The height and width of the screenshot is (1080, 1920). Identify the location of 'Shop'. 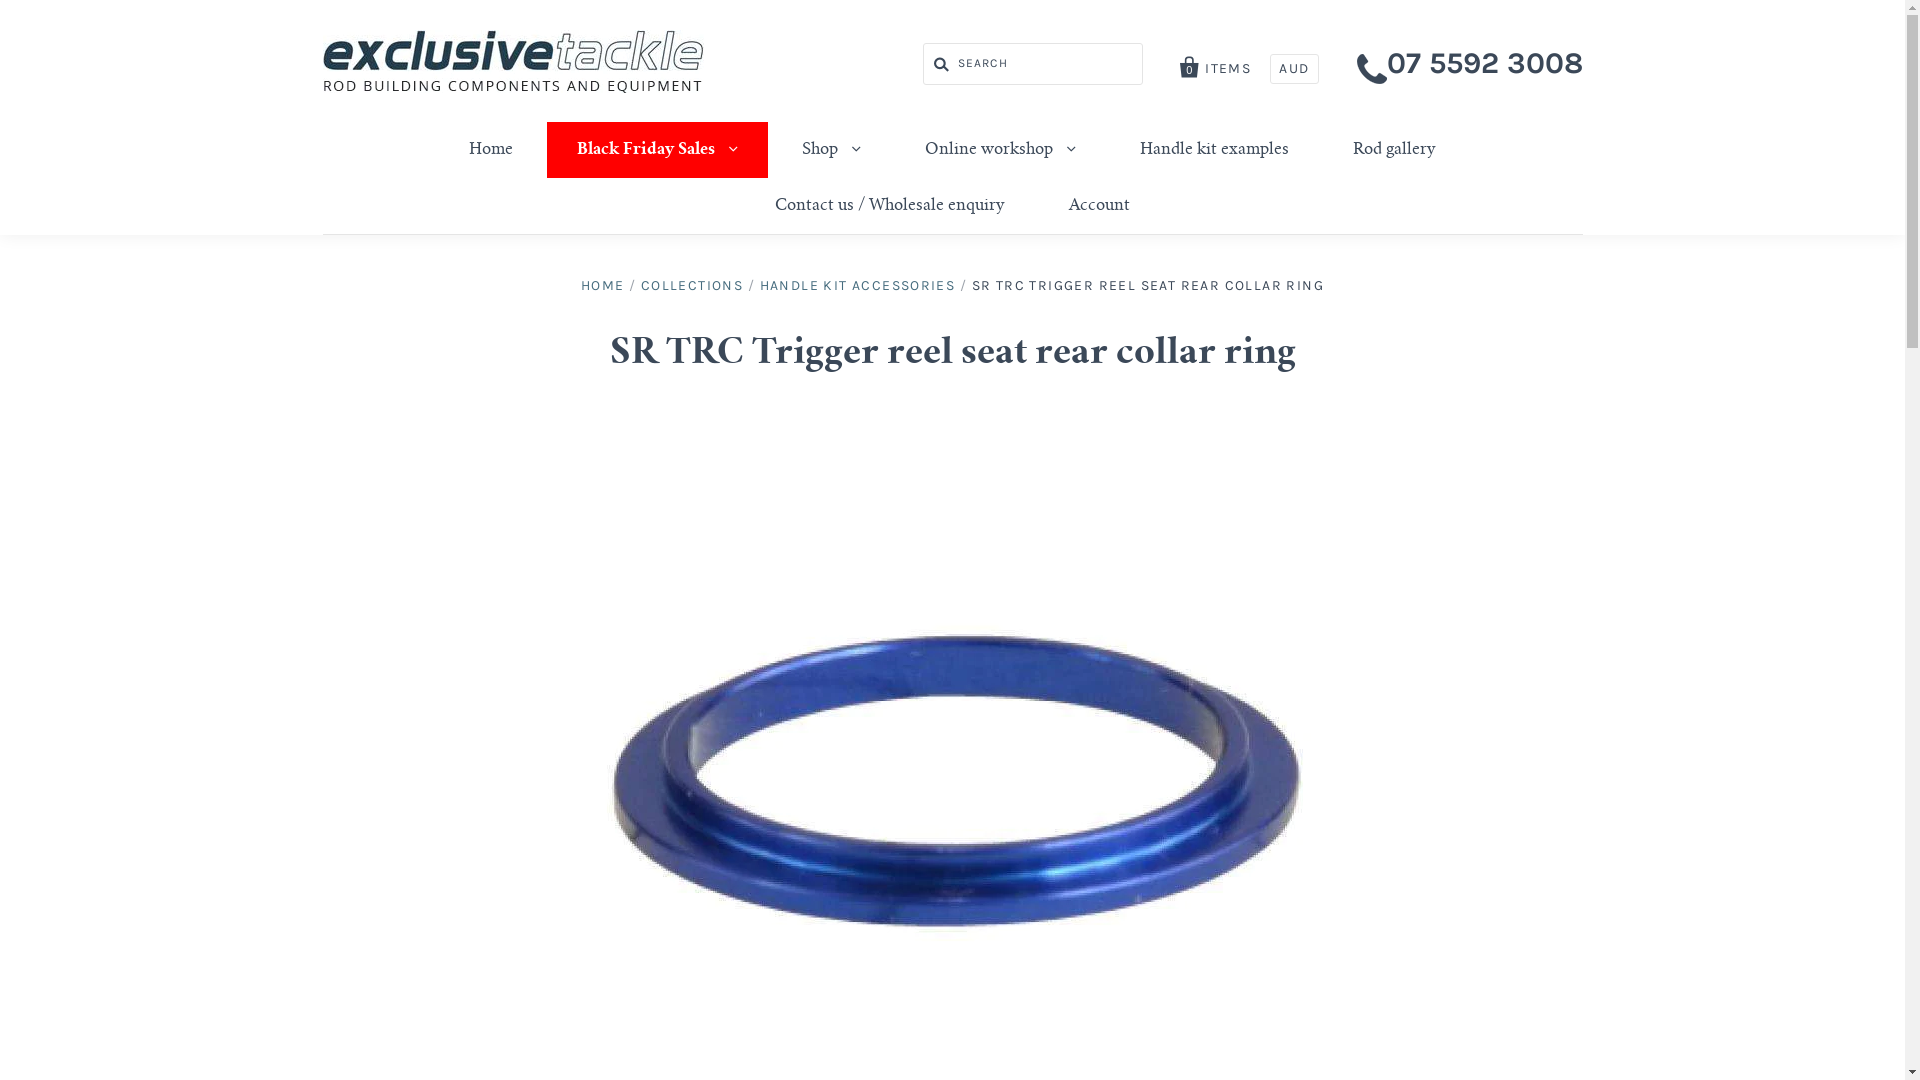
(831, 149).